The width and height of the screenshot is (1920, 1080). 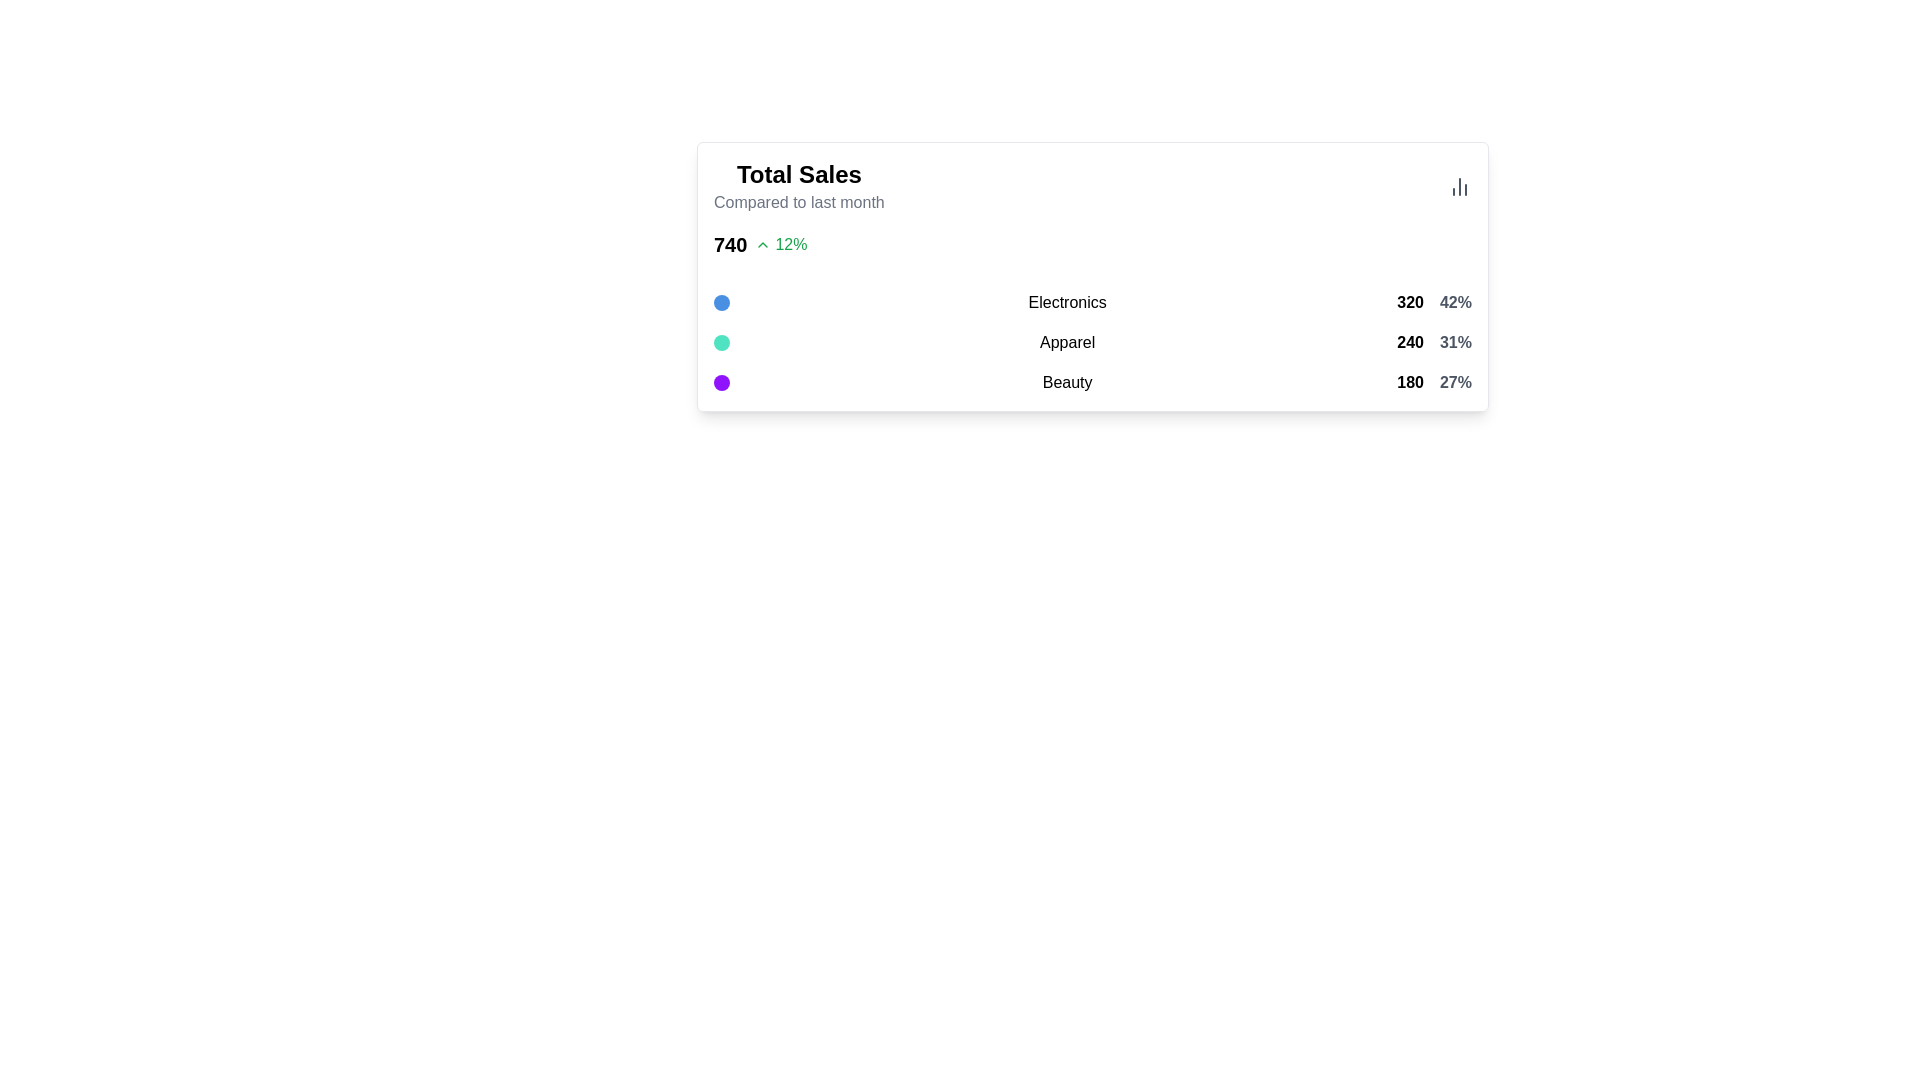 I want to click on data details of the 'Electronics' category in the summary chart, which includes the numeric value '320' and the percentage '42%', so click(x=1092, y=303).